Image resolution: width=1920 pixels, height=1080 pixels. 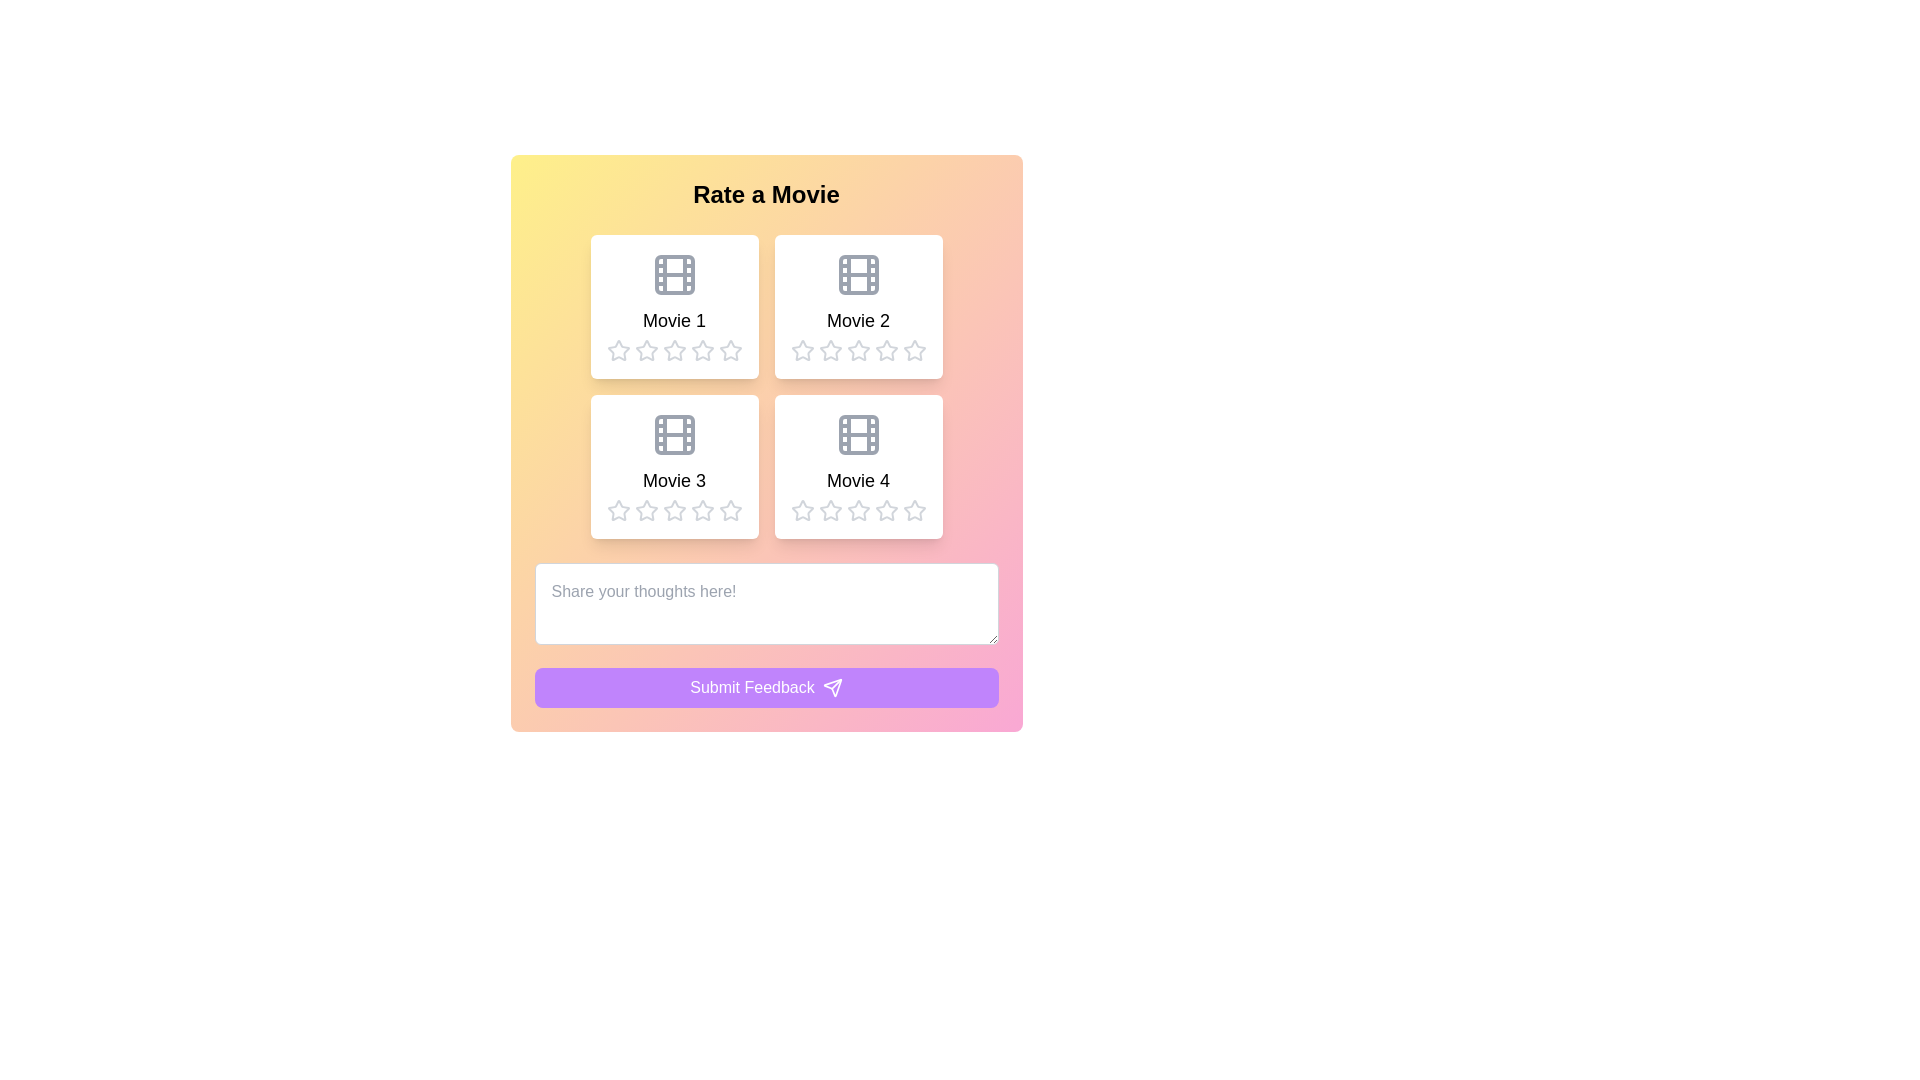 I want to click on the fourth star in the rating system for 'Movie 2' to indicate a rating, so click(x=858, y=350).